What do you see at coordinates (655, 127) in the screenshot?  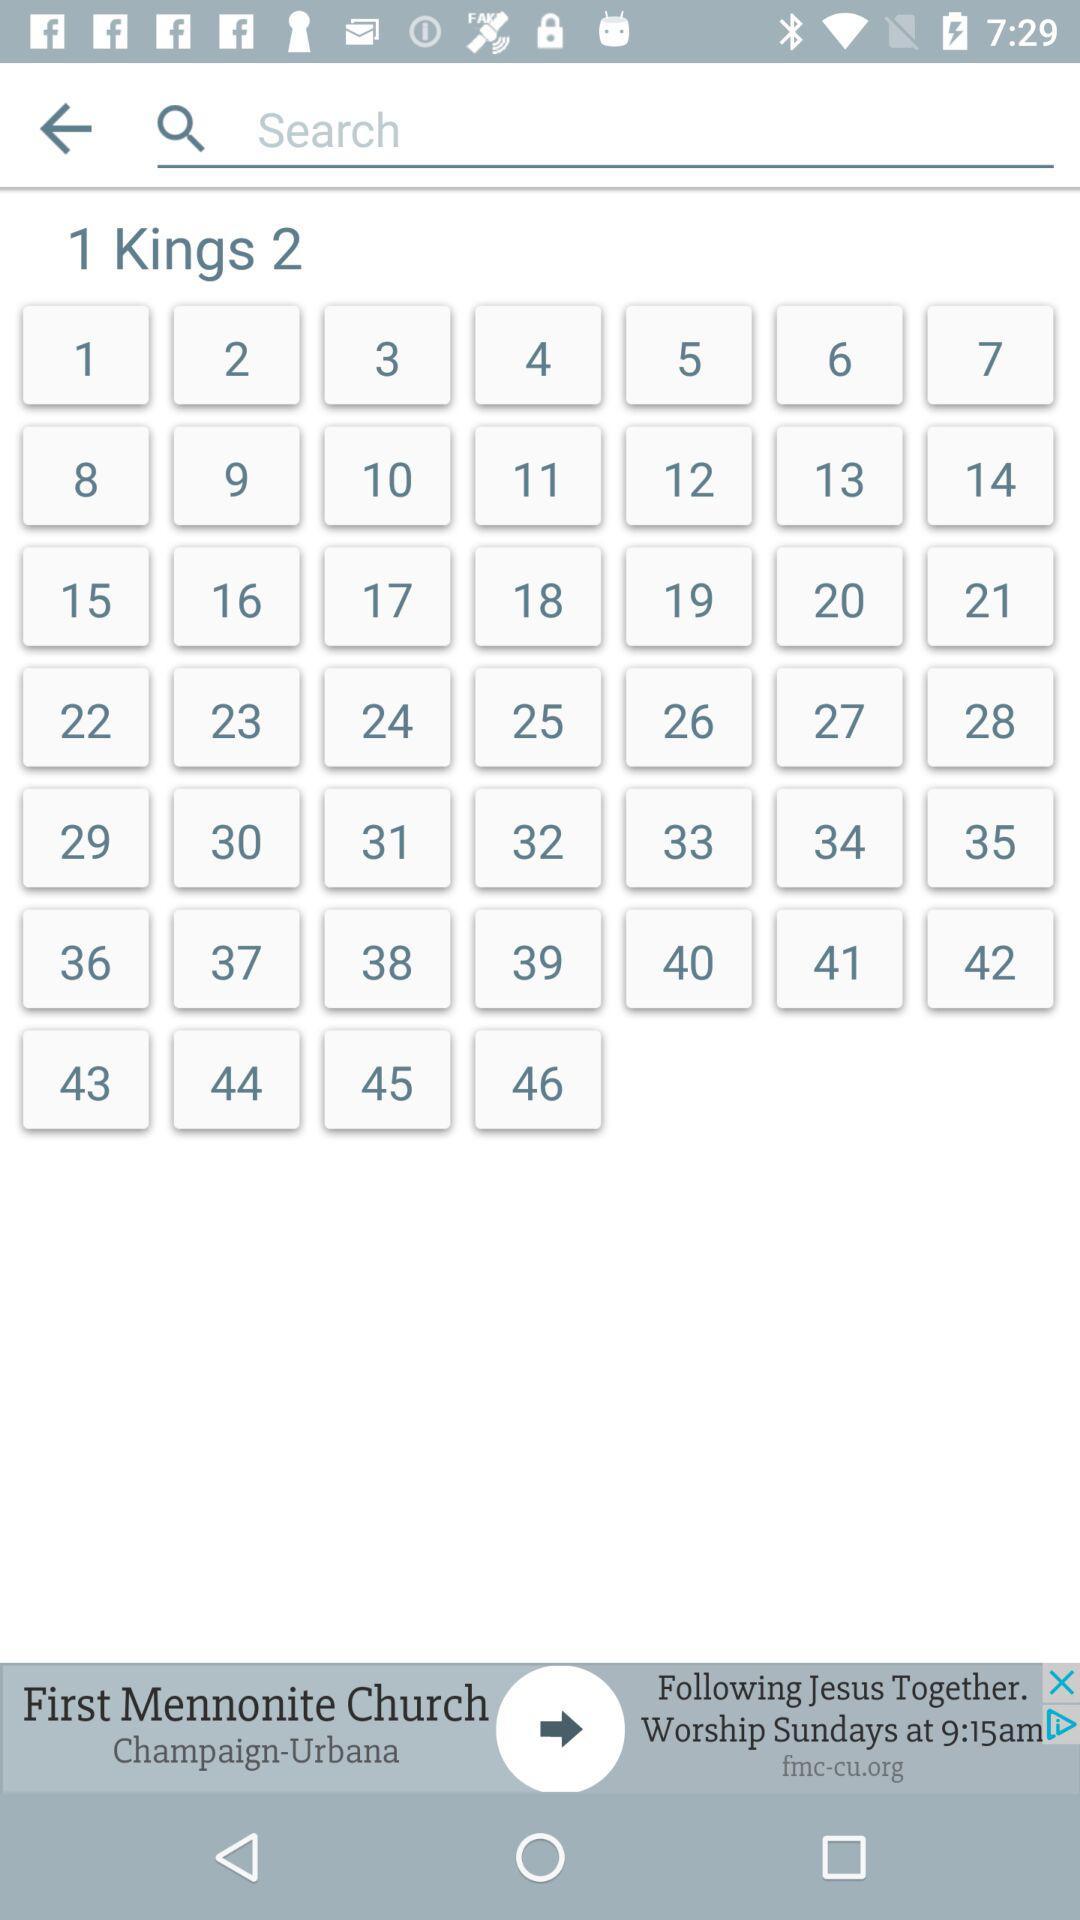 I see `input search query` at bounding box center [655, 127].